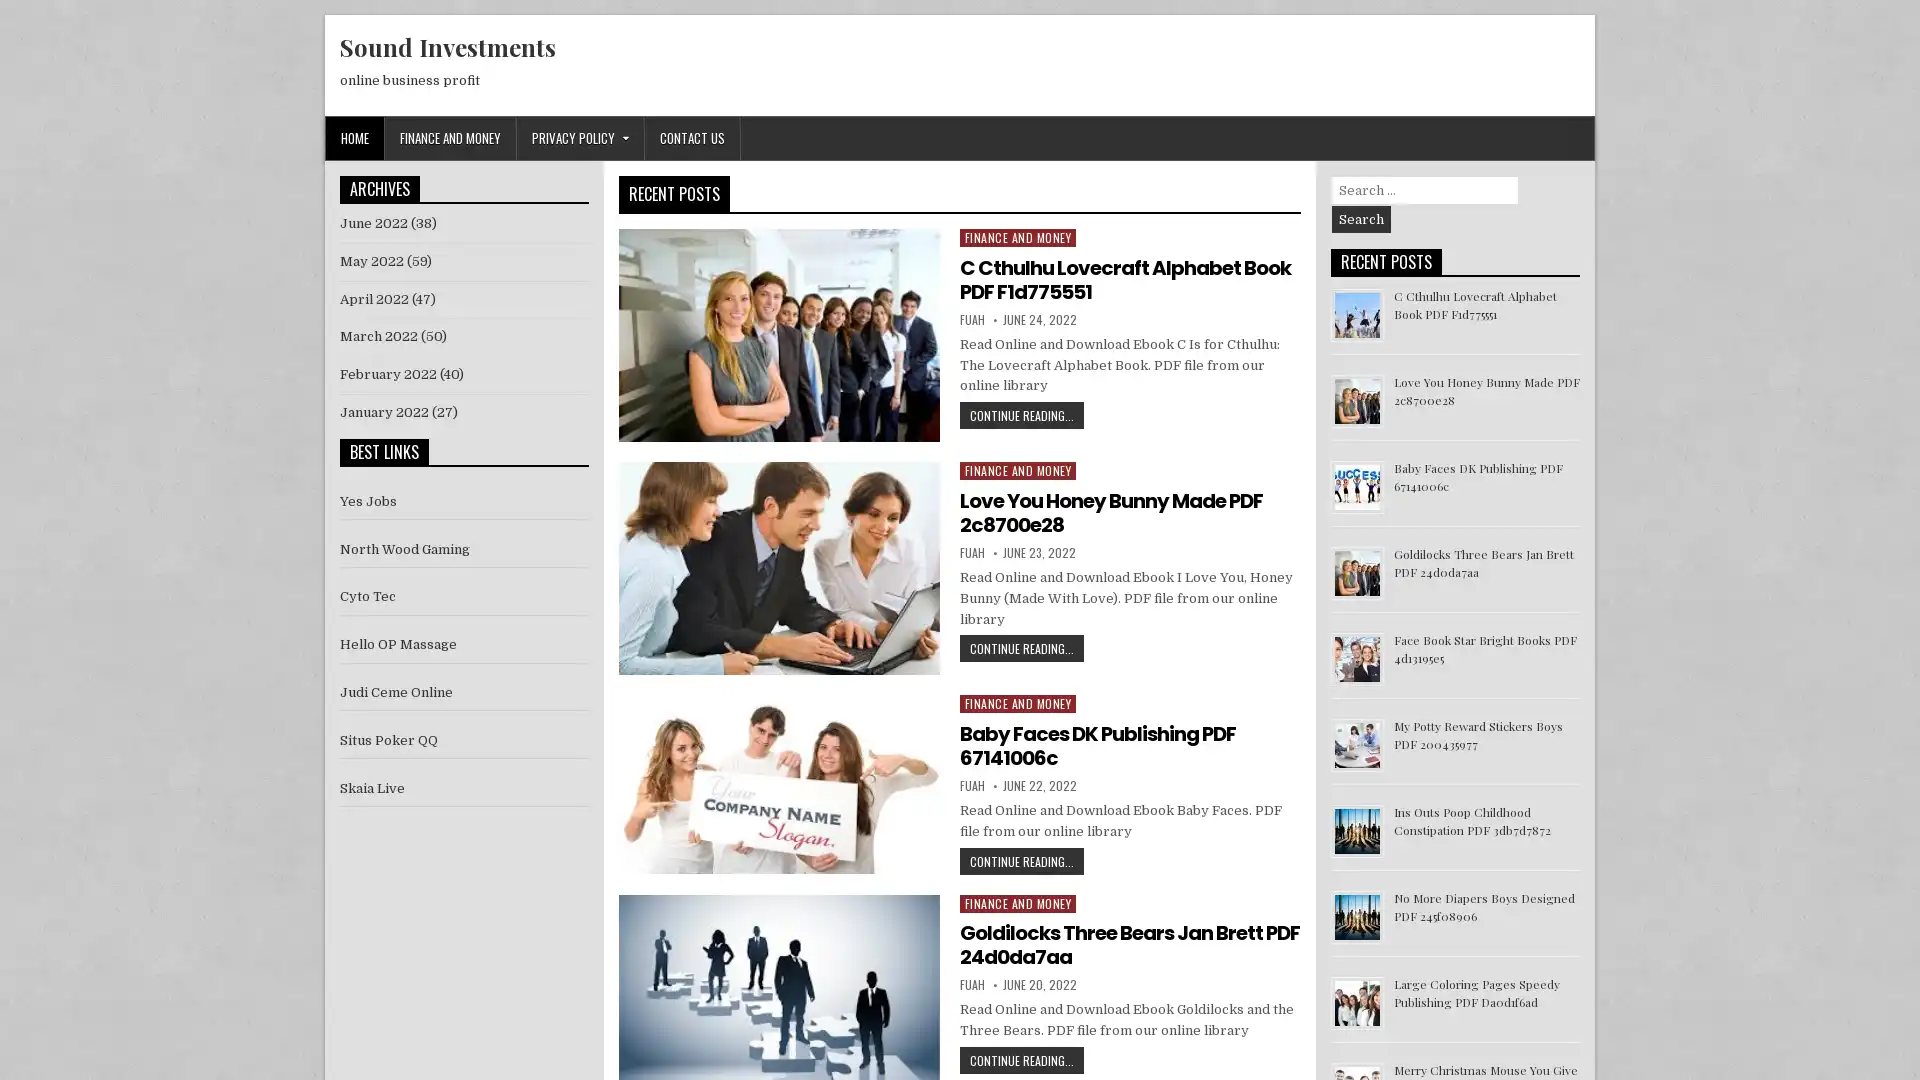  I want to click on Search, so click(1360, 219).